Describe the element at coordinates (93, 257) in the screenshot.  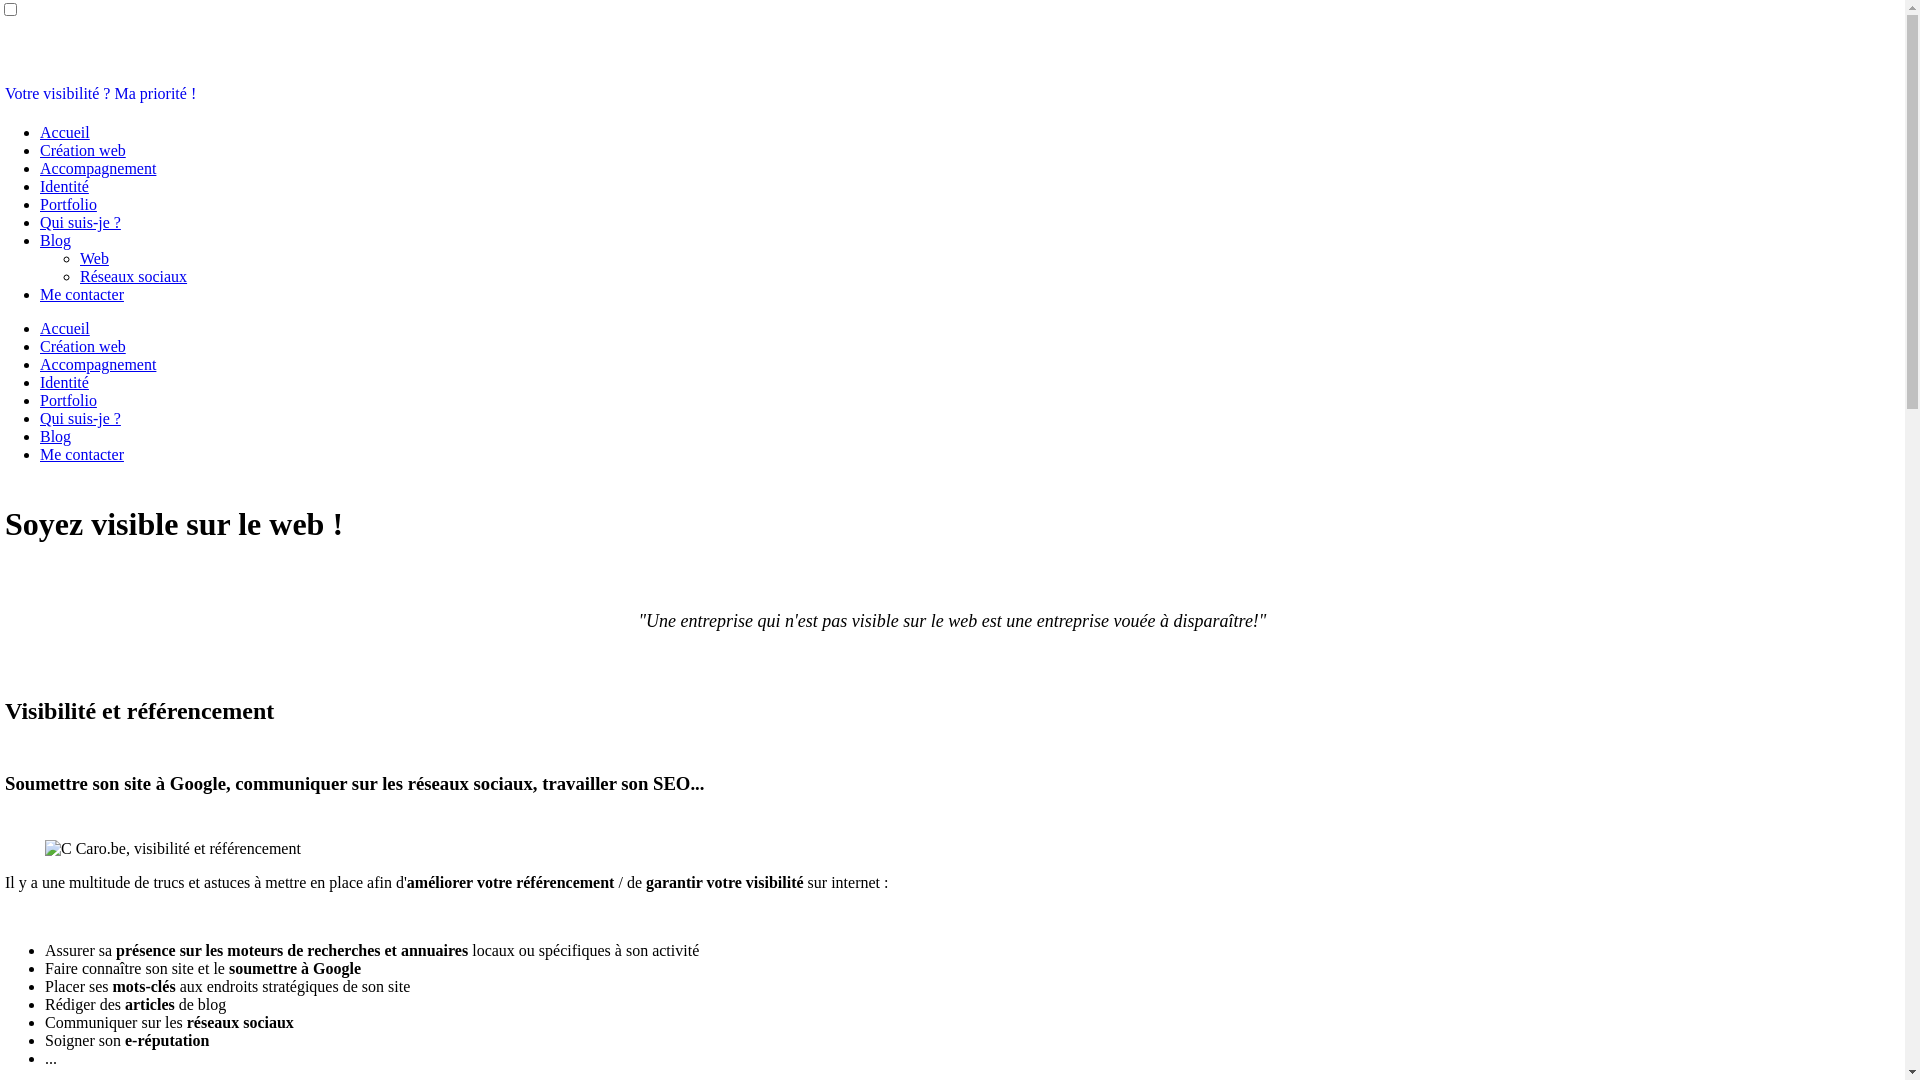
I see `'Web'` at that location.